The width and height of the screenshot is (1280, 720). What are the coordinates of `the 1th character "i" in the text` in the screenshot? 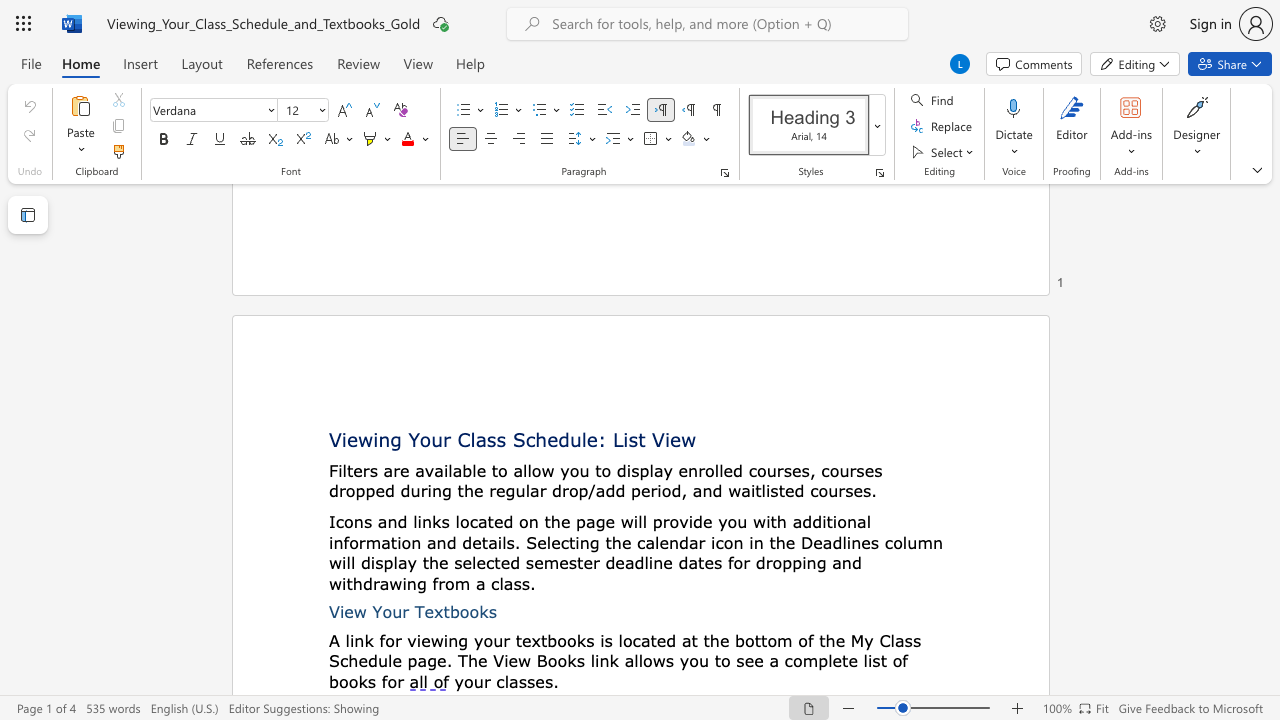 It's located at (342, 611).